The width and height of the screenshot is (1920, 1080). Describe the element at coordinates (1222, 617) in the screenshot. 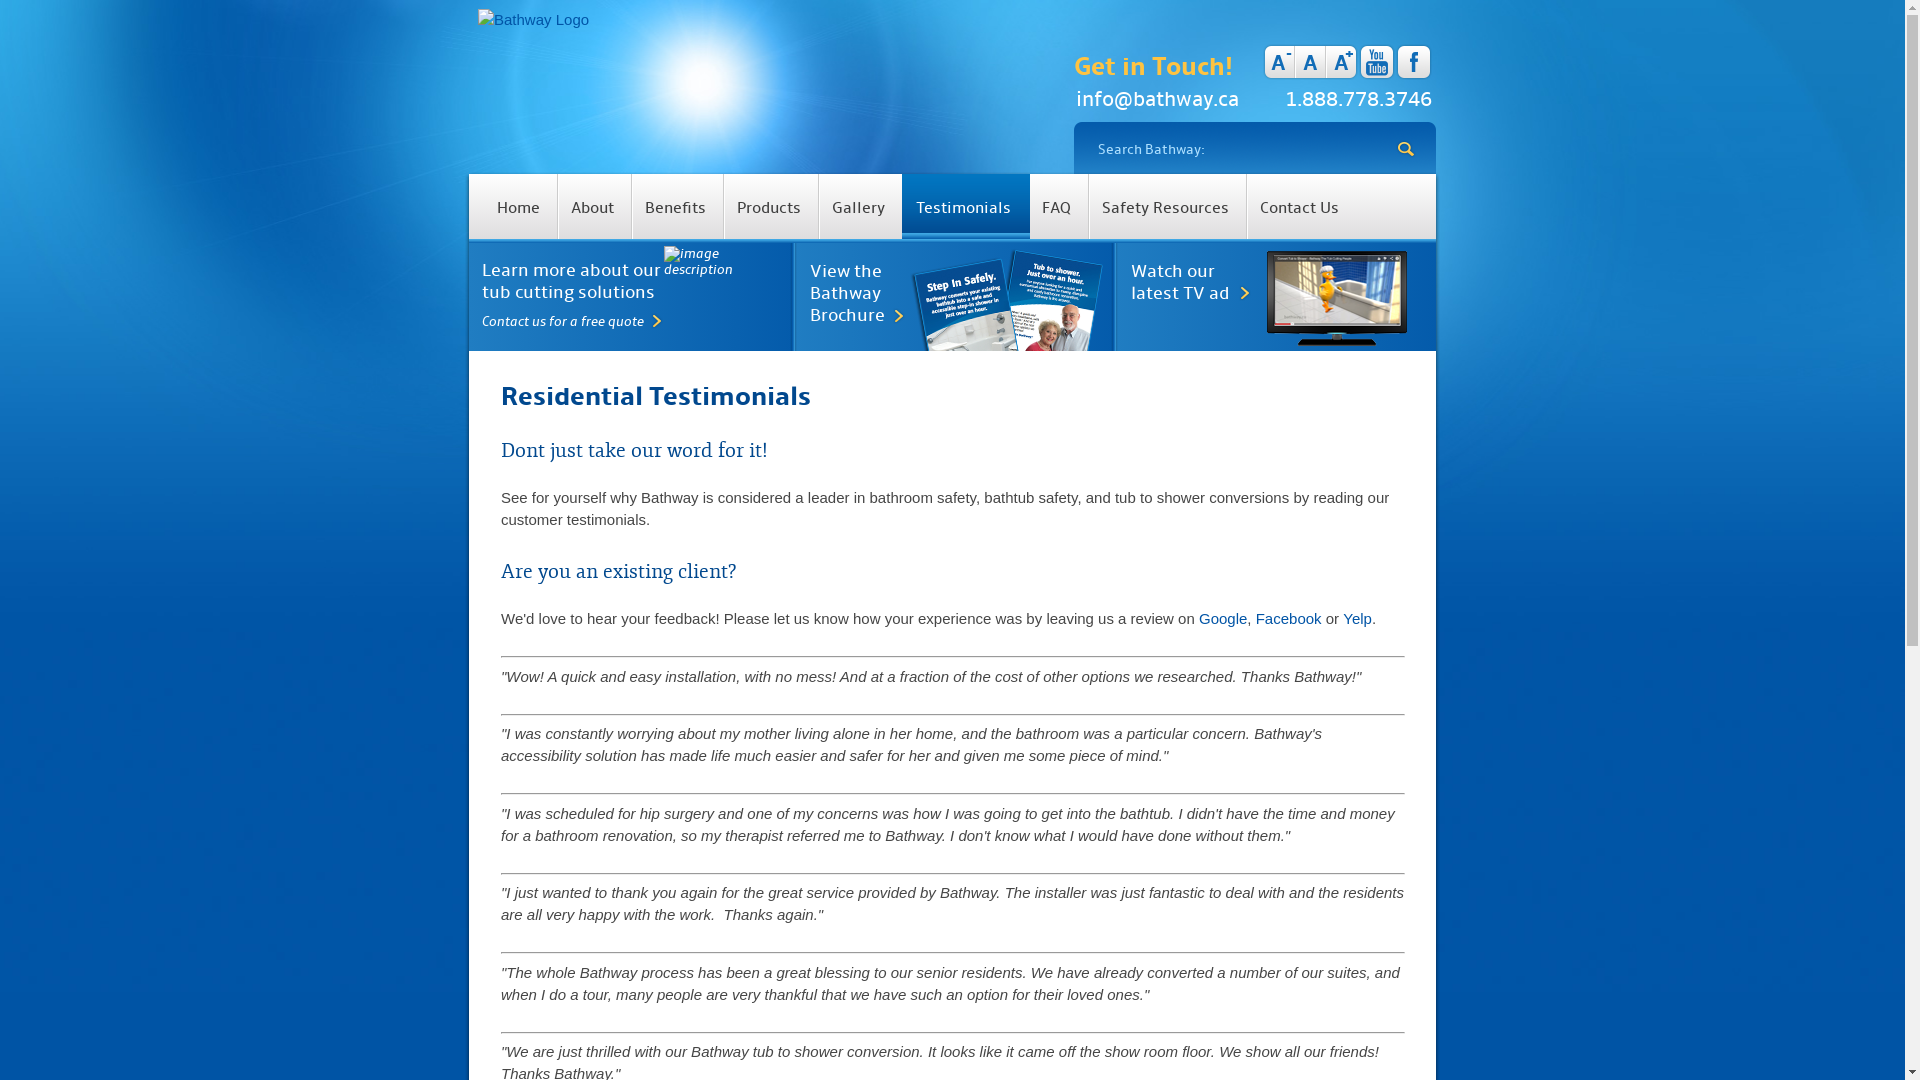

I see `'Google'` at that location.